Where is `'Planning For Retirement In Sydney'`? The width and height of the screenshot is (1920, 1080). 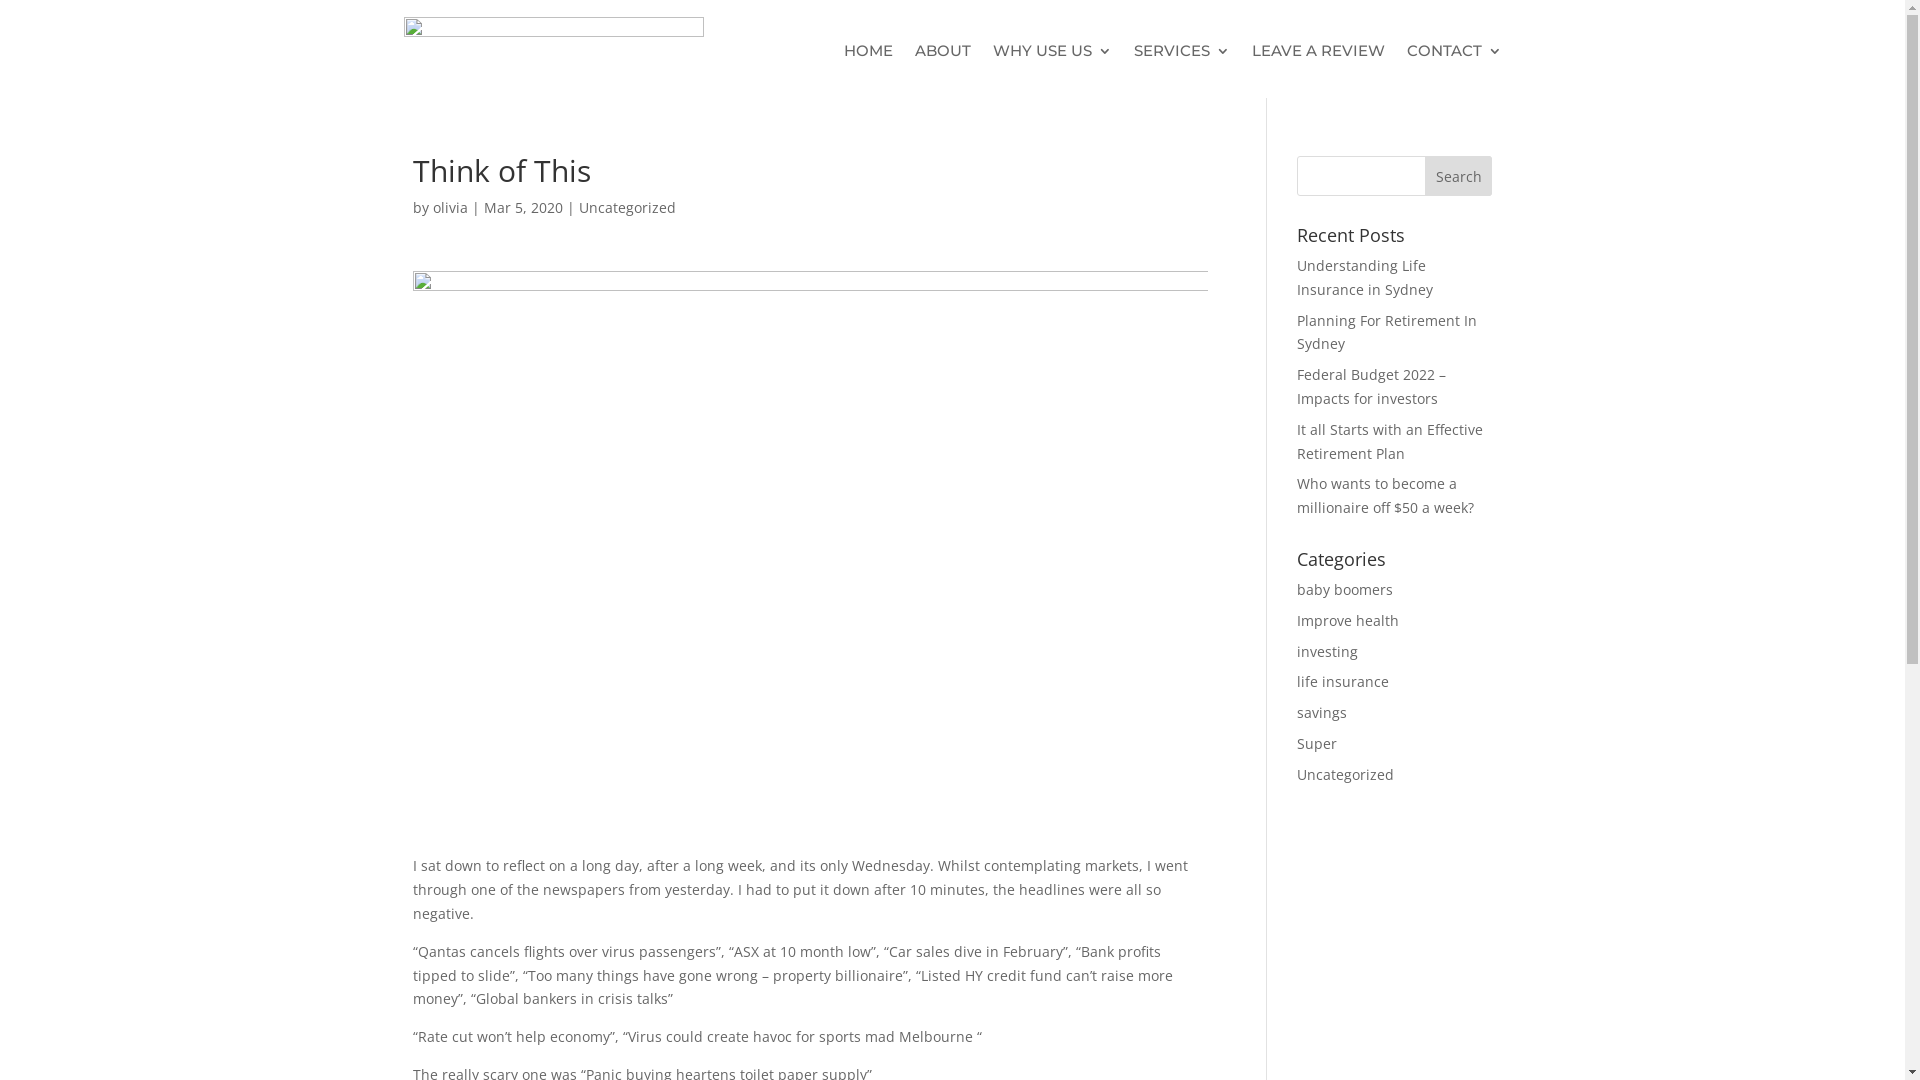 'Planning For Retirement In Sydney' is located at coordinates (1386, 331).